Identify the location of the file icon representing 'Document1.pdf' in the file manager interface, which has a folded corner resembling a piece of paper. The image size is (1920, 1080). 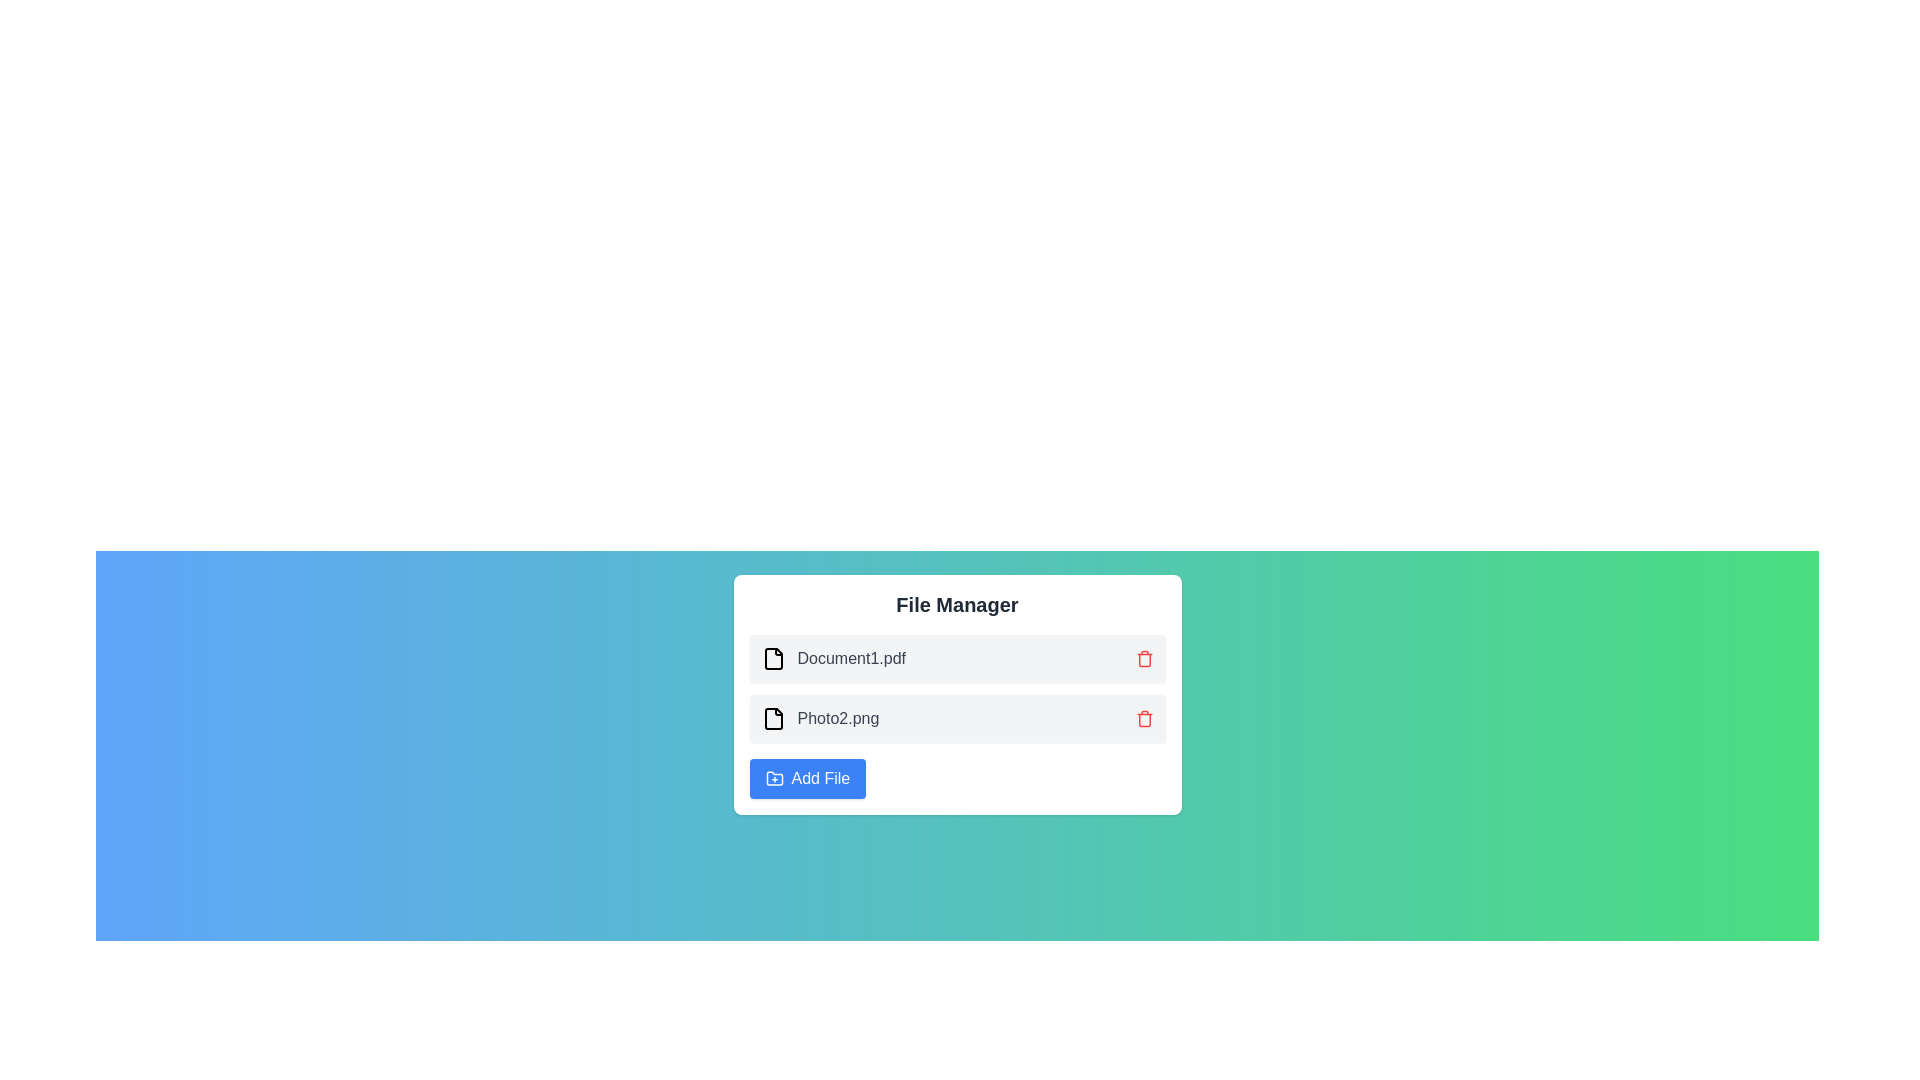
(772, 659).